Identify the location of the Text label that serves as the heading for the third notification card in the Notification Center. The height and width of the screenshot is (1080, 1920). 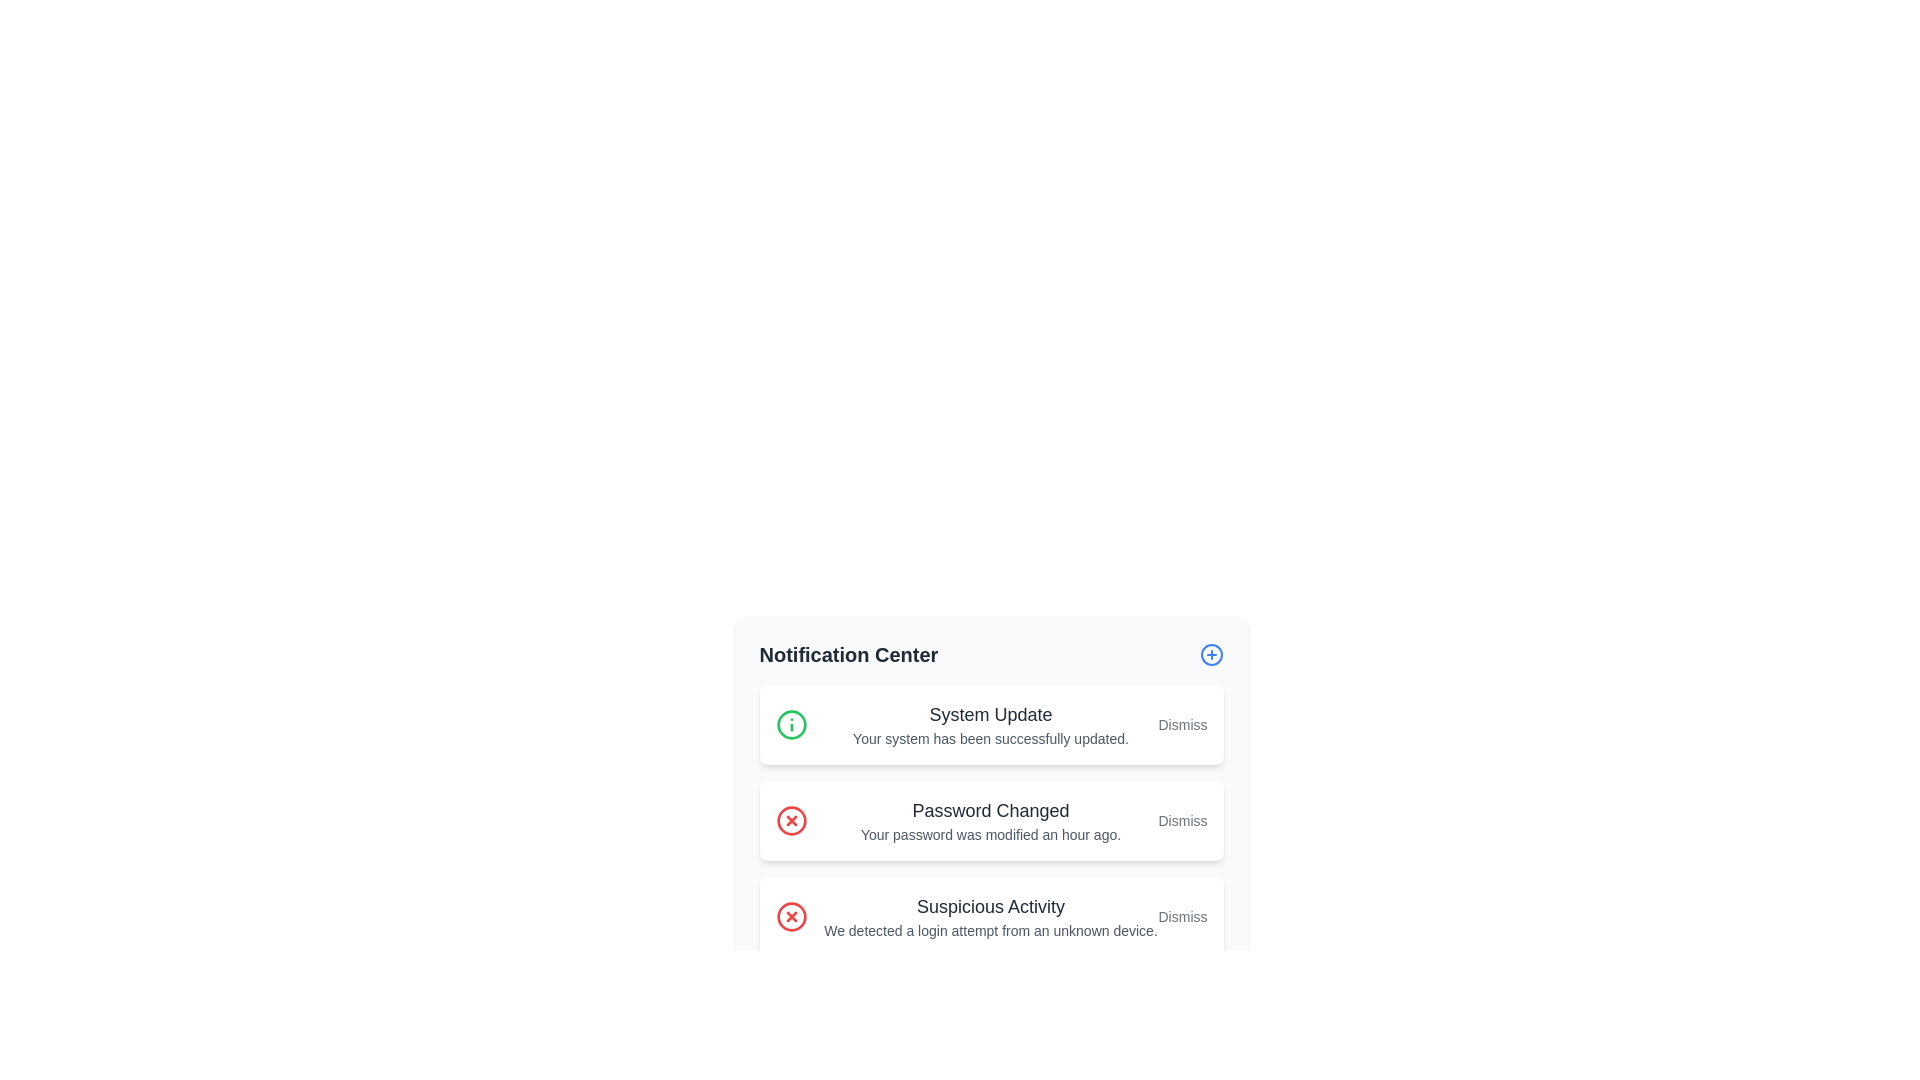
(990, 906).